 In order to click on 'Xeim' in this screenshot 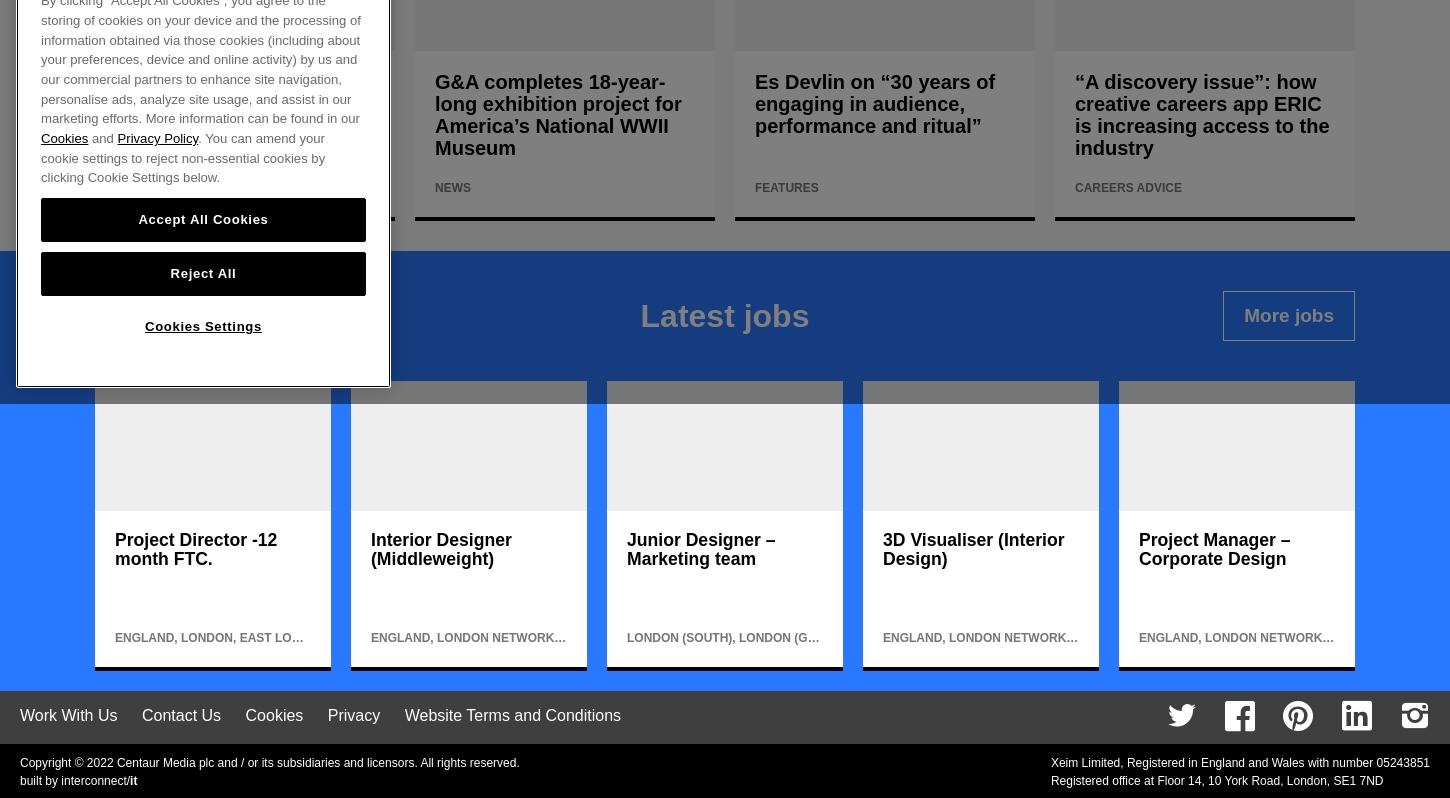, I will do `click(1064, 761)`.